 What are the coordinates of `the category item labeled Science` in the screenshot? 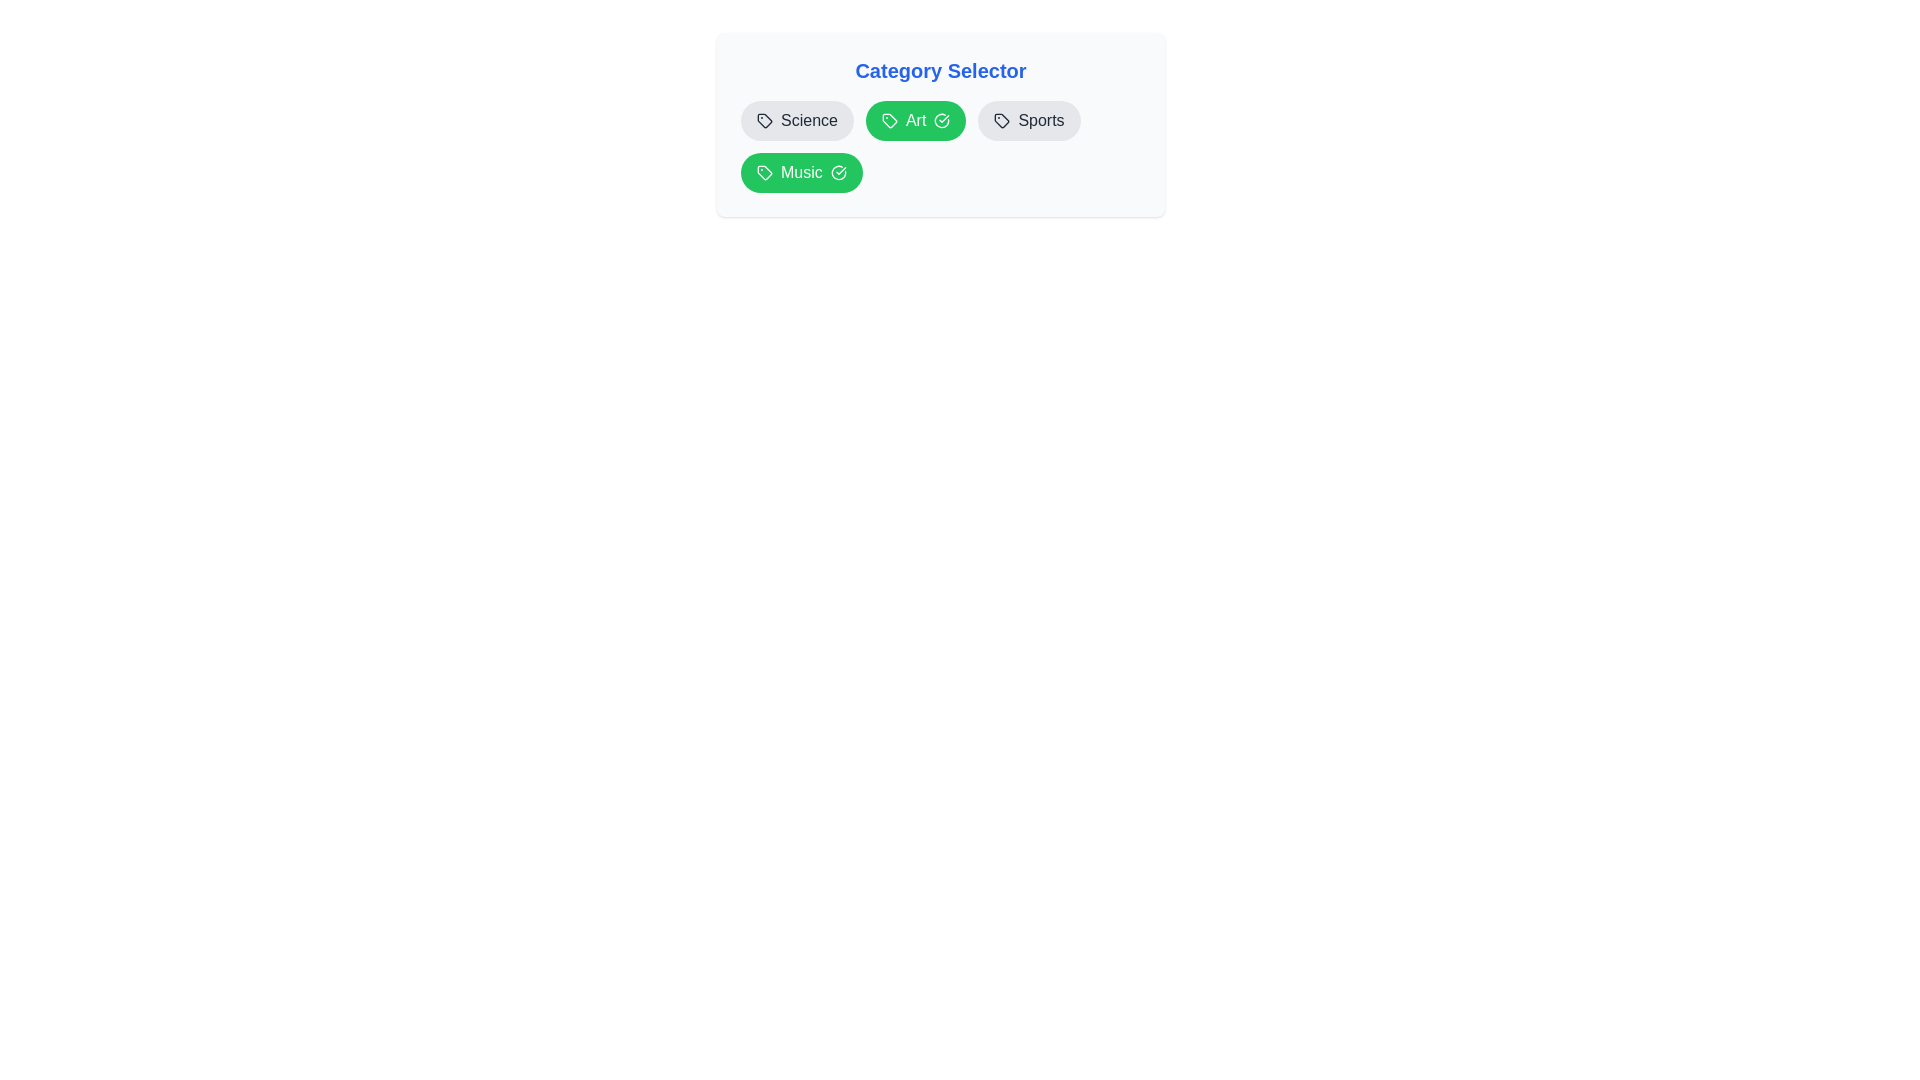 It's located at (795, 120).